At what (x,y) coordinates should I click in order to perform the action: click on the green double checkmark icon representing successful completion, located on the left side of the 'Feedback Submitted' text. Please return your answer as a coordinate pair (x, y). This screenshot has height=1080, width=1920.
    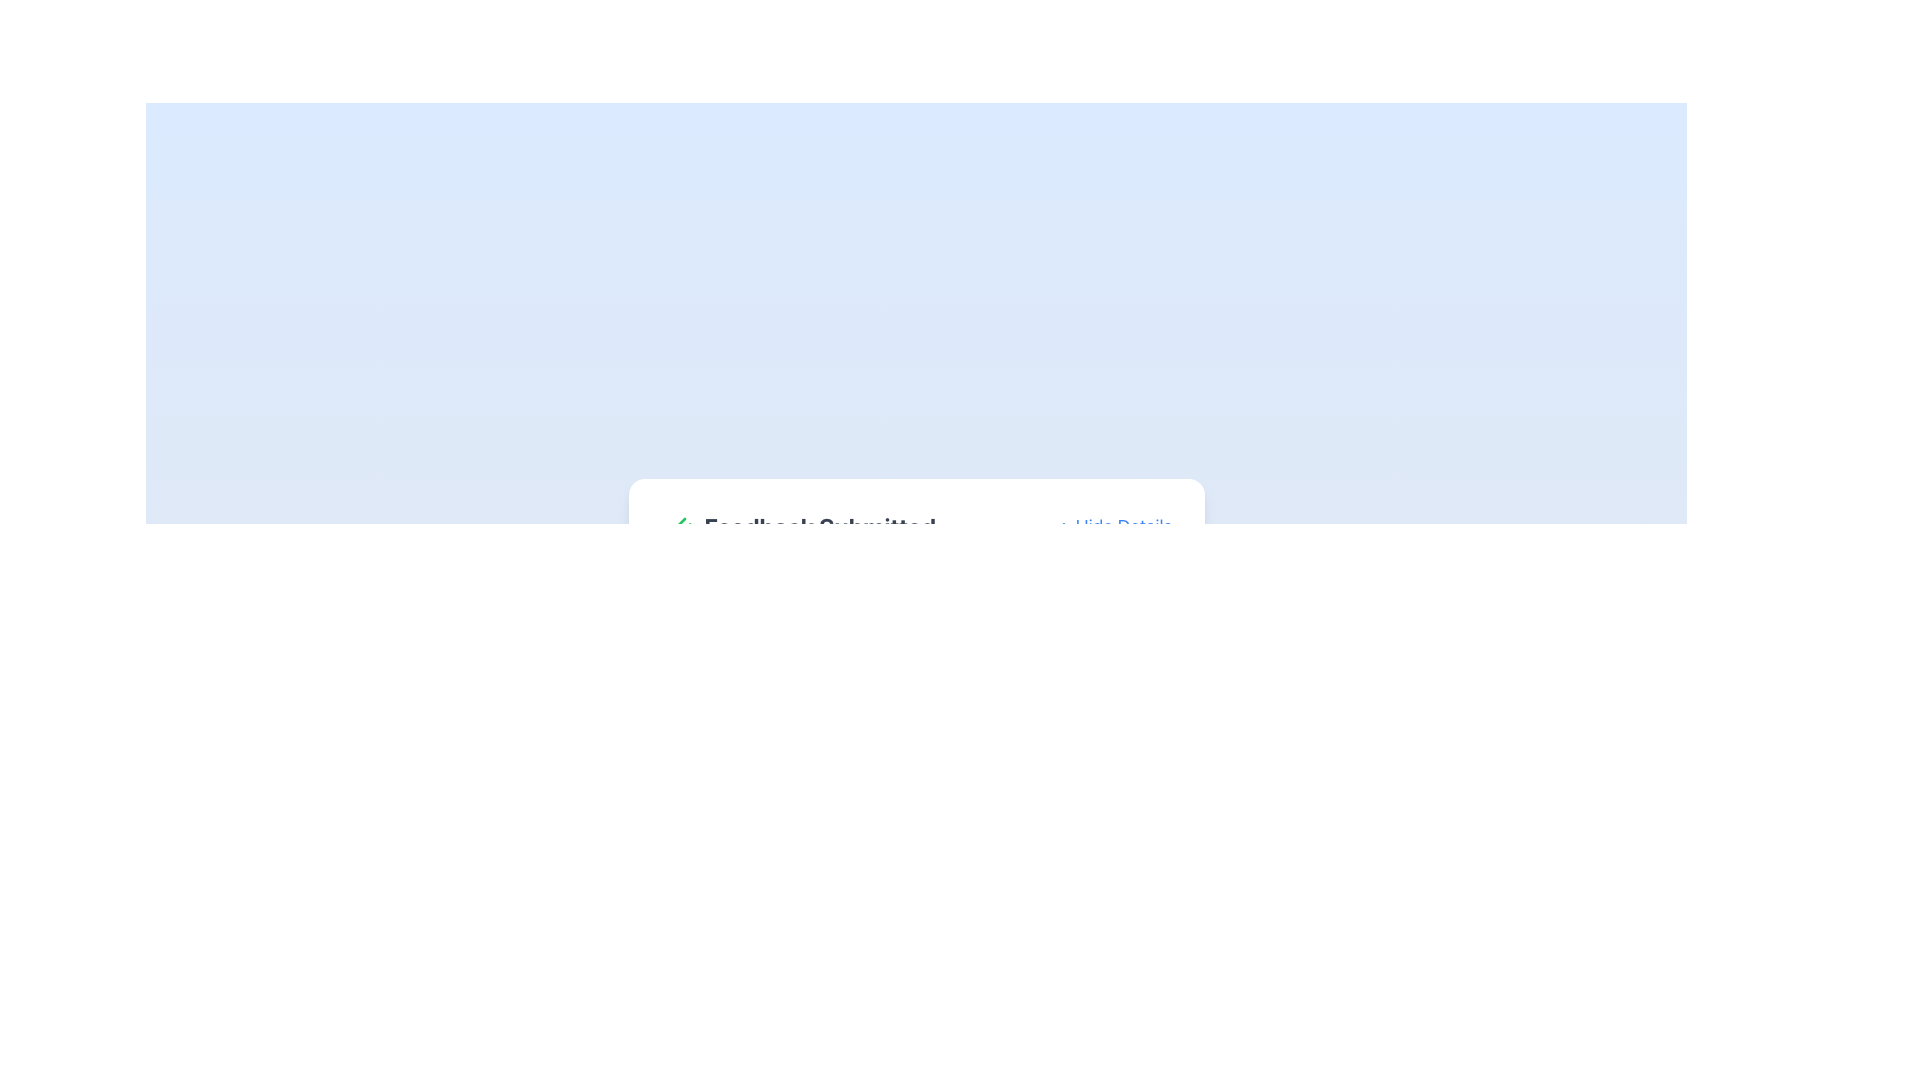
    Looking at the image, I should click on (676, 525).